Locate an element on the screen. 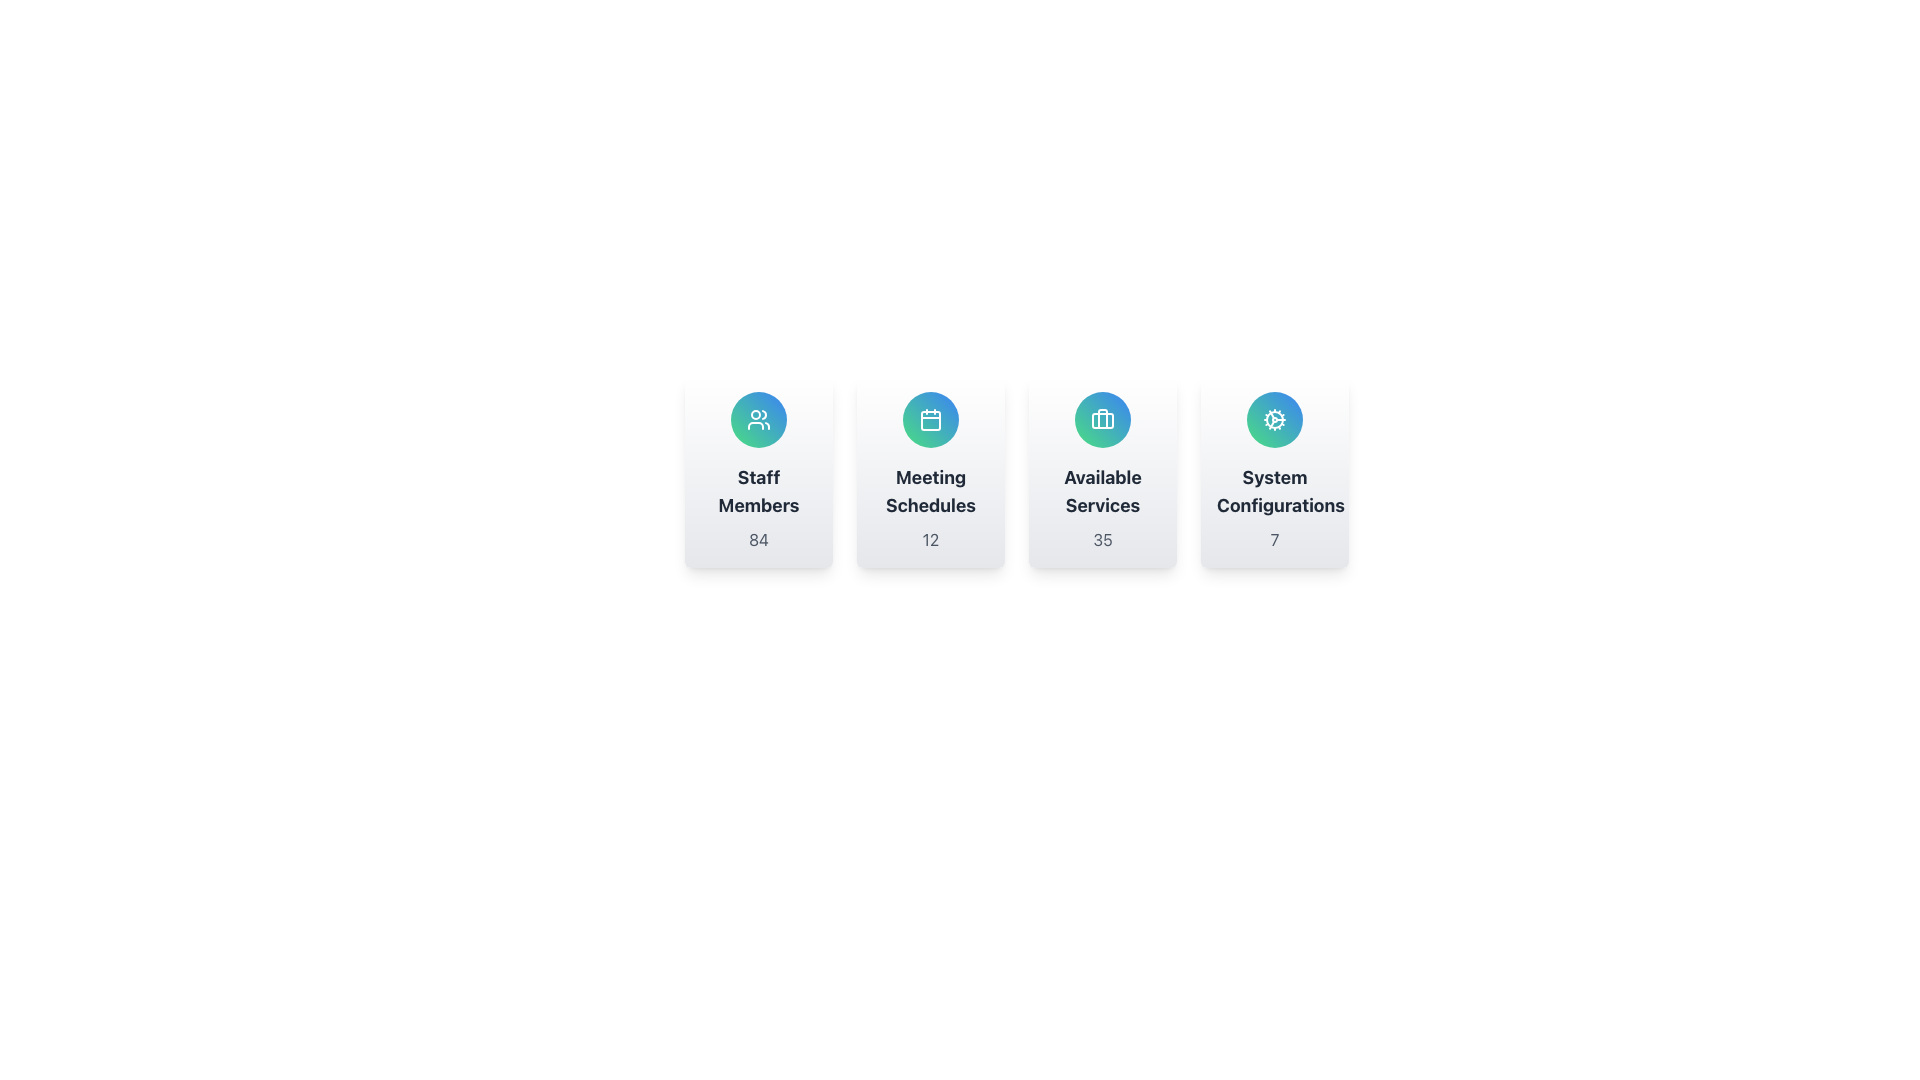 Image resolution: width=1920 pixels, height=1080 pixels. the cog/gear icon representing settings in the 'System Configurations' section of the fourth card is located at coordinates (1274, 419).